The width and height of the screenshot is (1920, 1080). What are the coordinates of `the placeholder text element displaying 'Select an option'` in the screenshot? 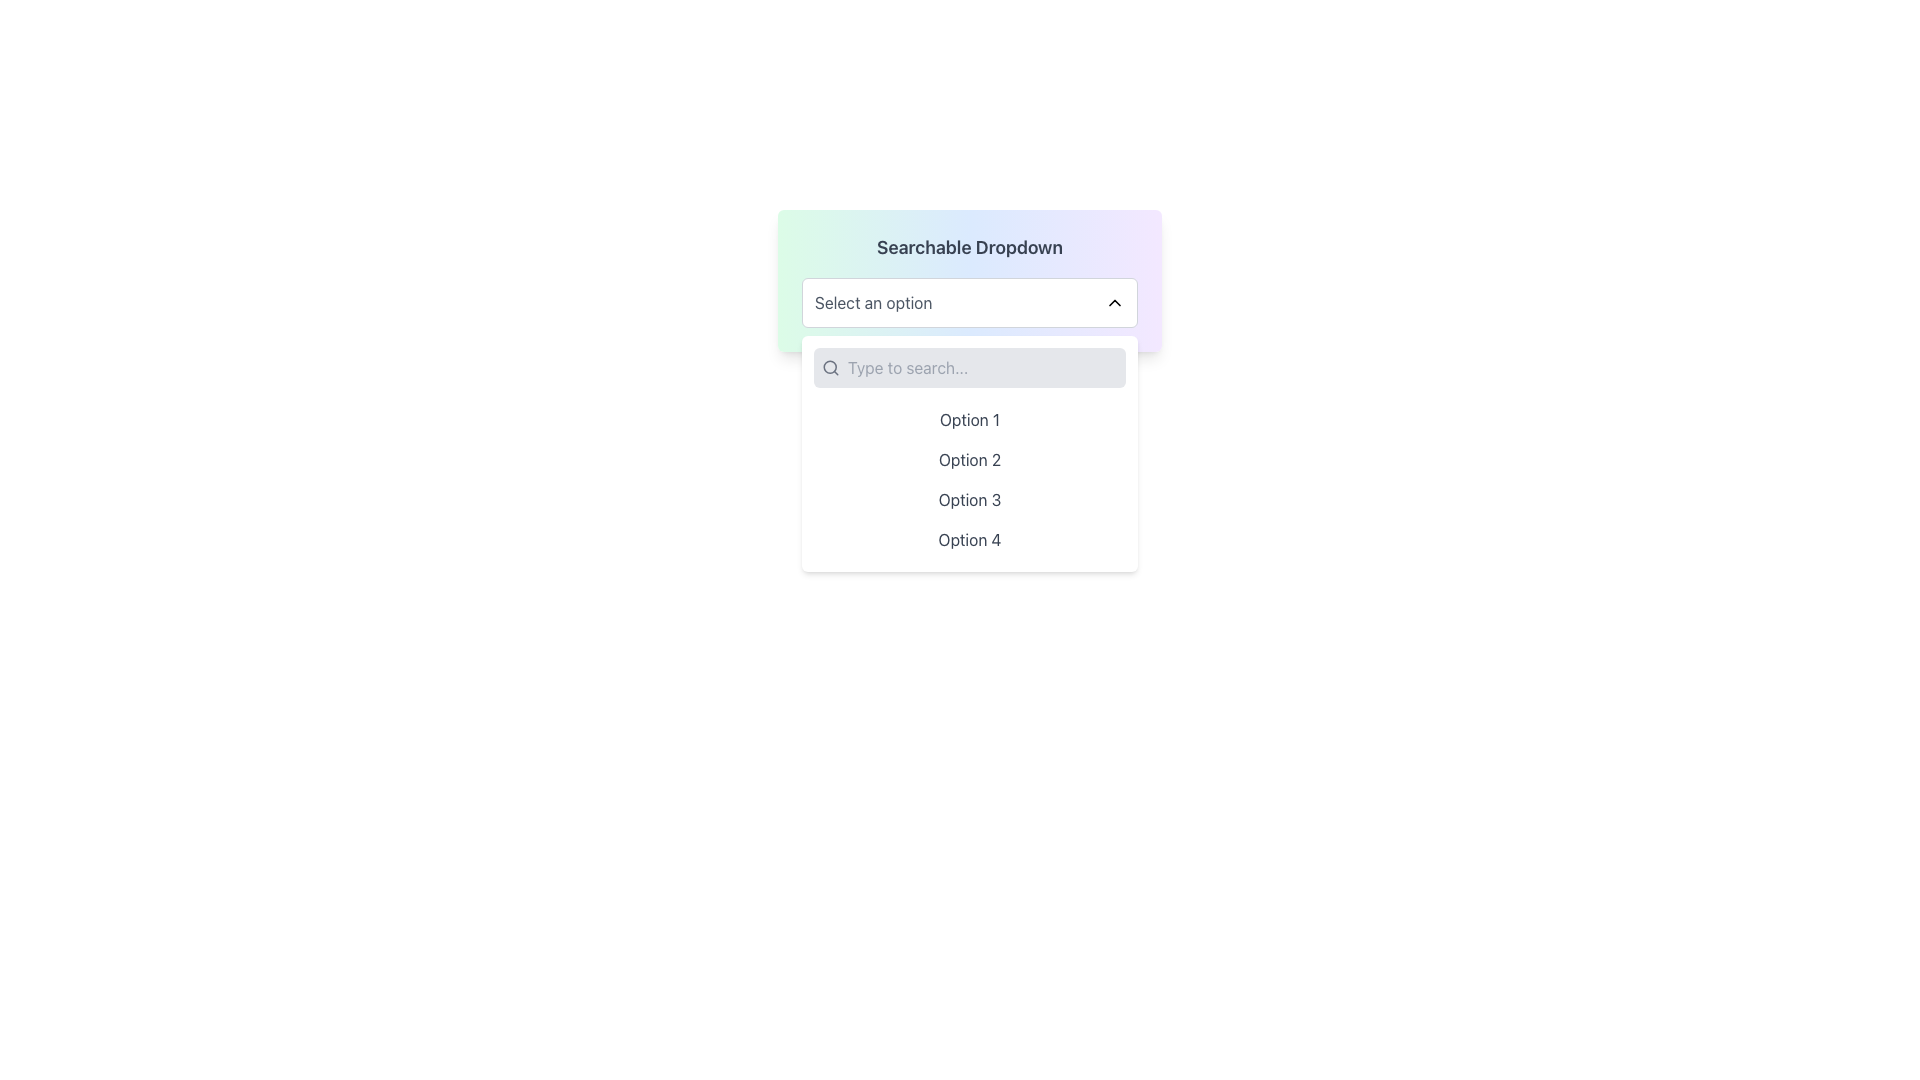 It's located at (873, 303).